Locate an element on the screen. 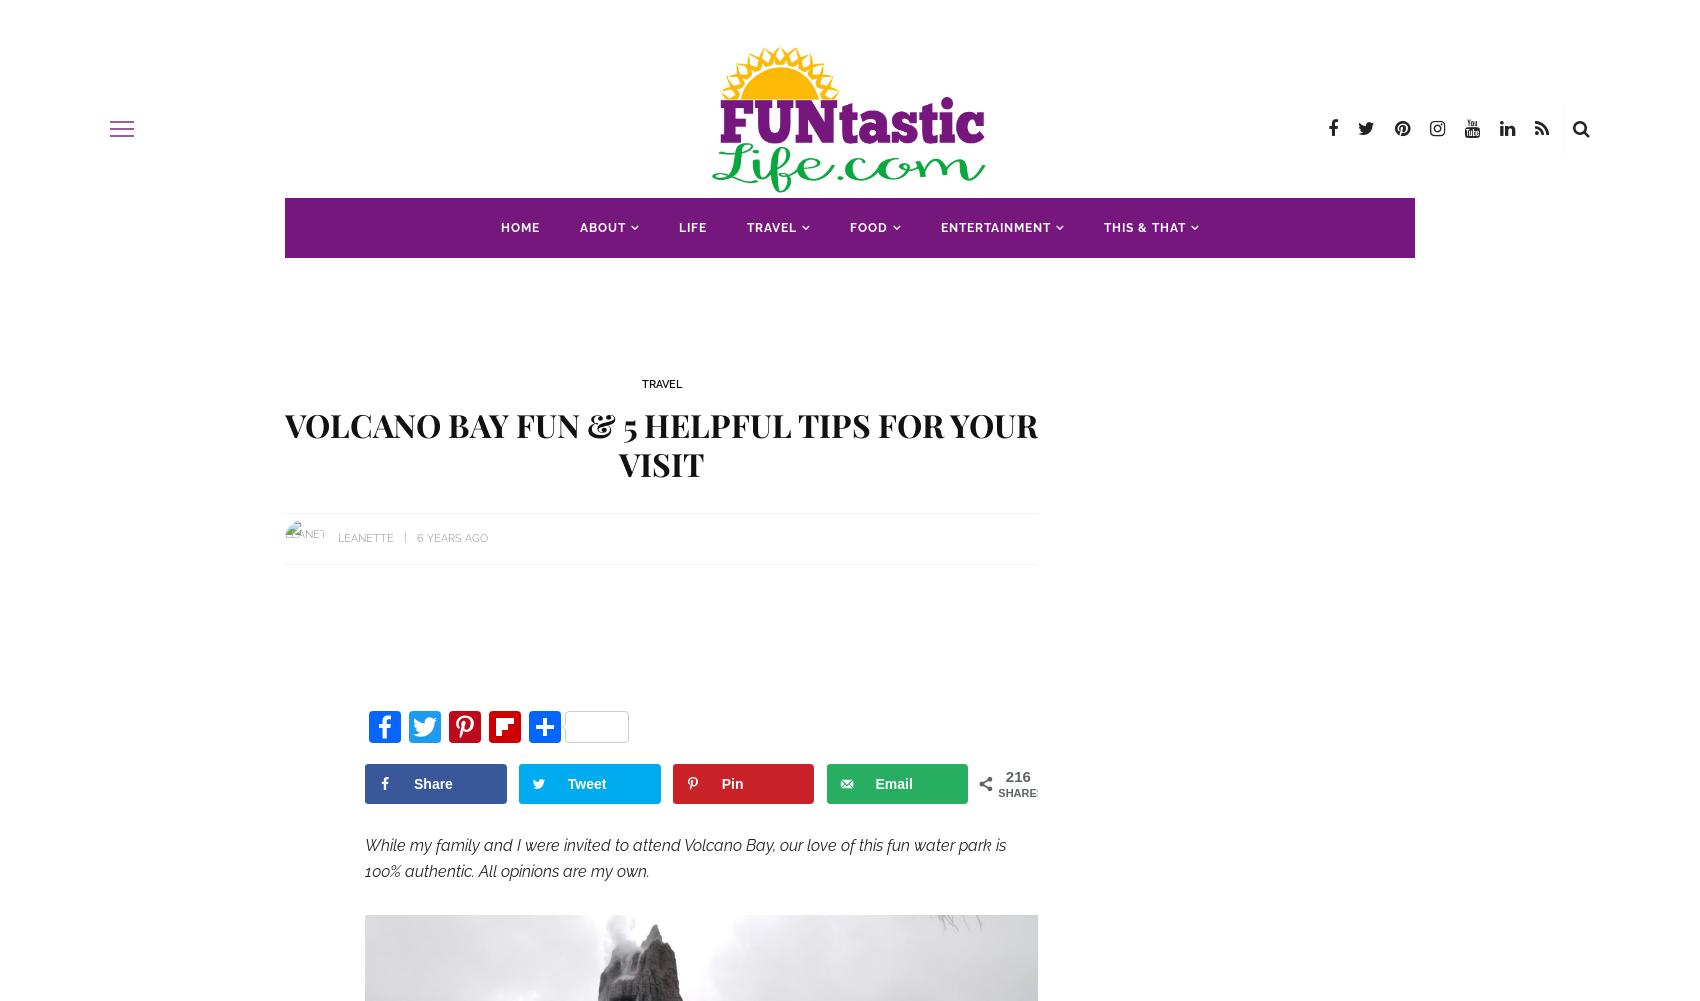  'Saving Money' is located at coordinates (1320, 361).